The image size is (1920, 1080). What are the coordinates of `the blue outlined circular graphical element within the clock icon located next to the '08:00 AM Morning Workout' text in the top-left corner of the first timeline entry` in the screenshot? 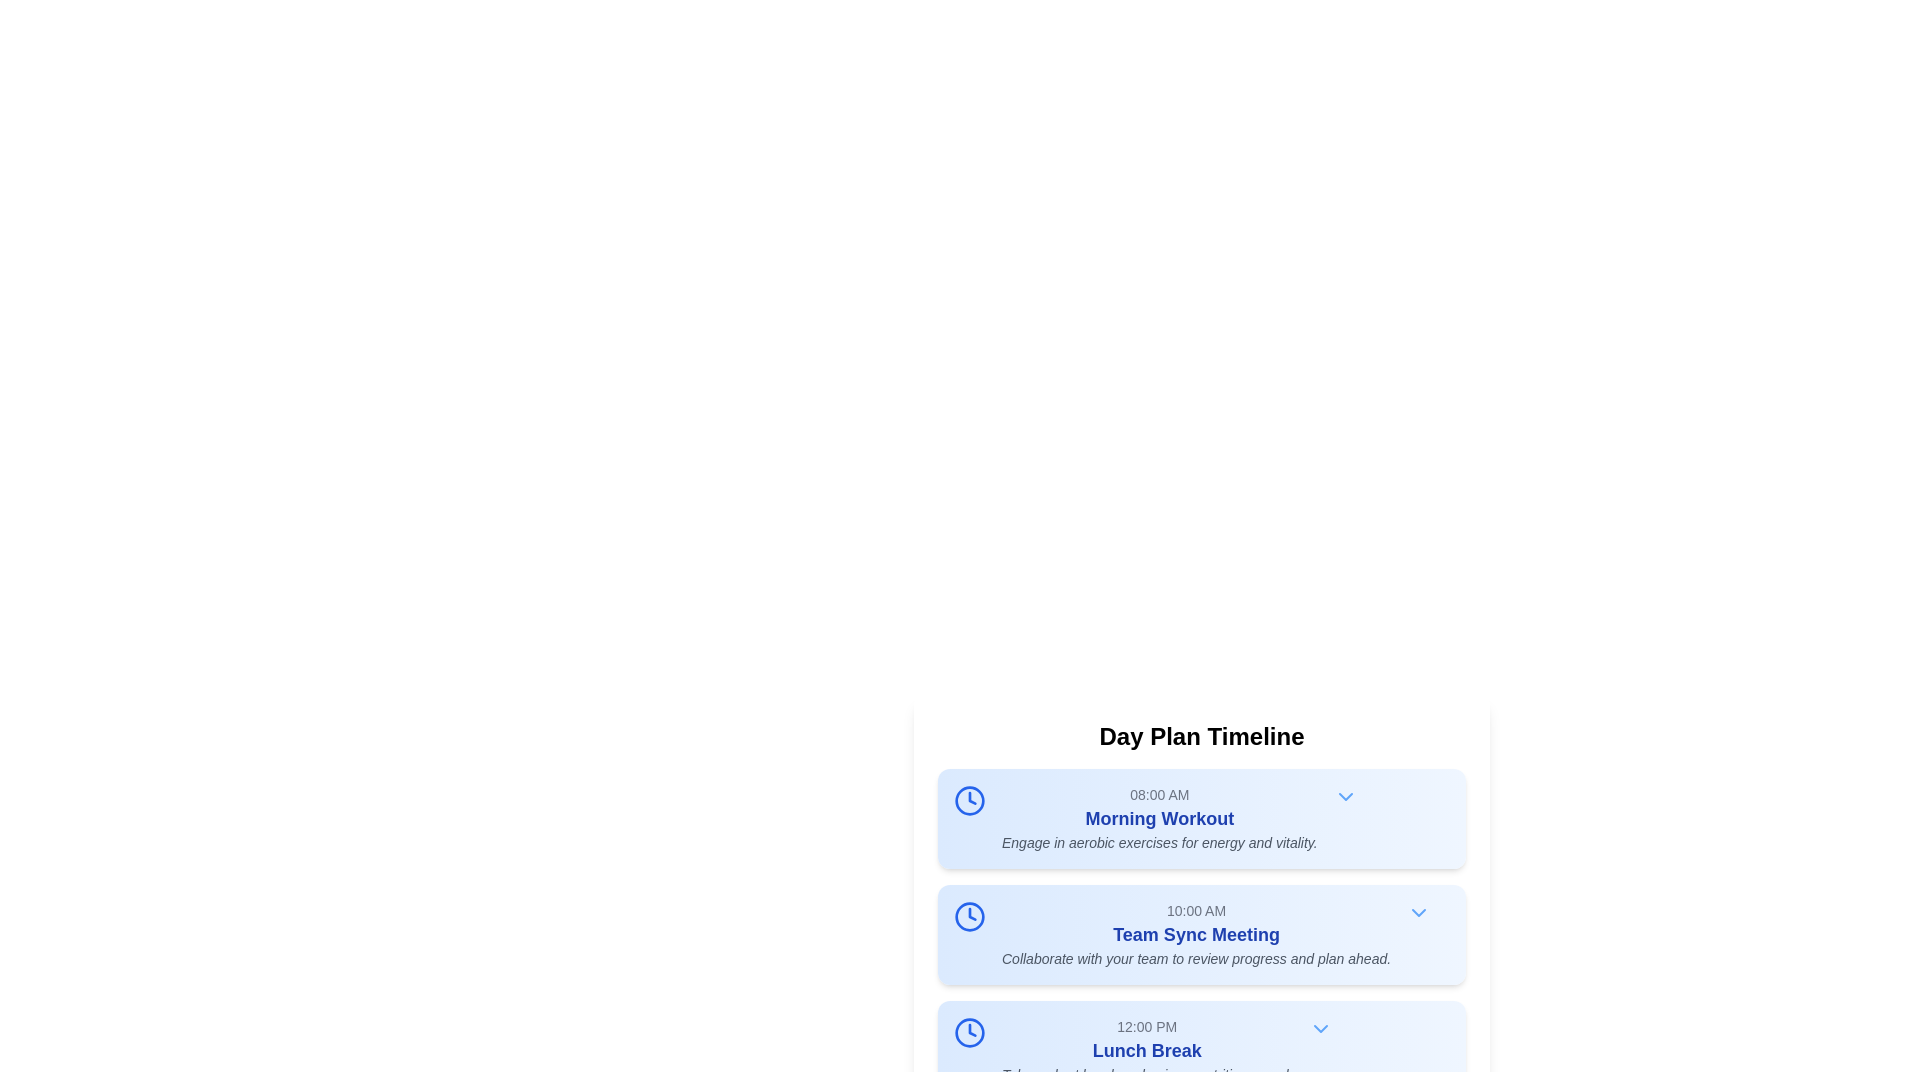 It's located at (969, 800).